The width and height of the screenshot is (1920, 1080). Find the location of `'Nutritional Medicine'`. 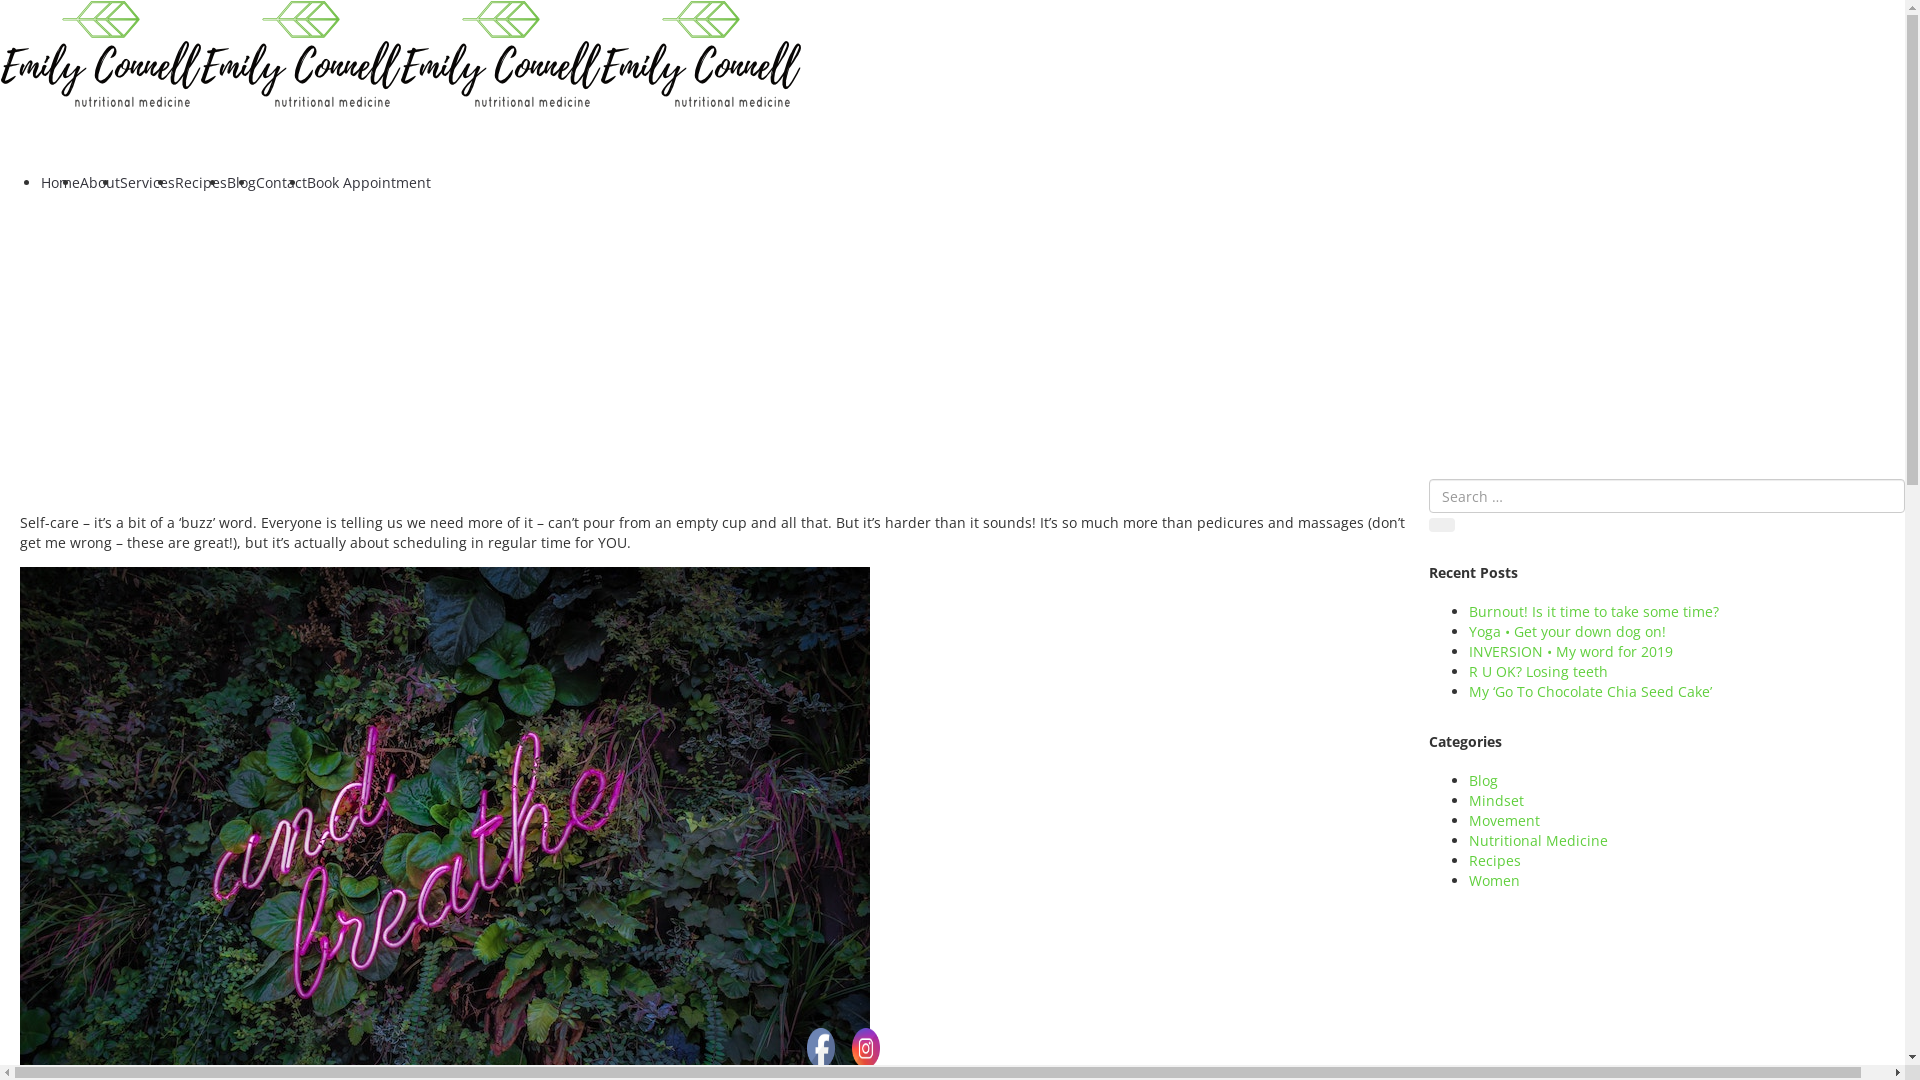

'Nutritional Medicine' is located at coordinates (1537, 840).